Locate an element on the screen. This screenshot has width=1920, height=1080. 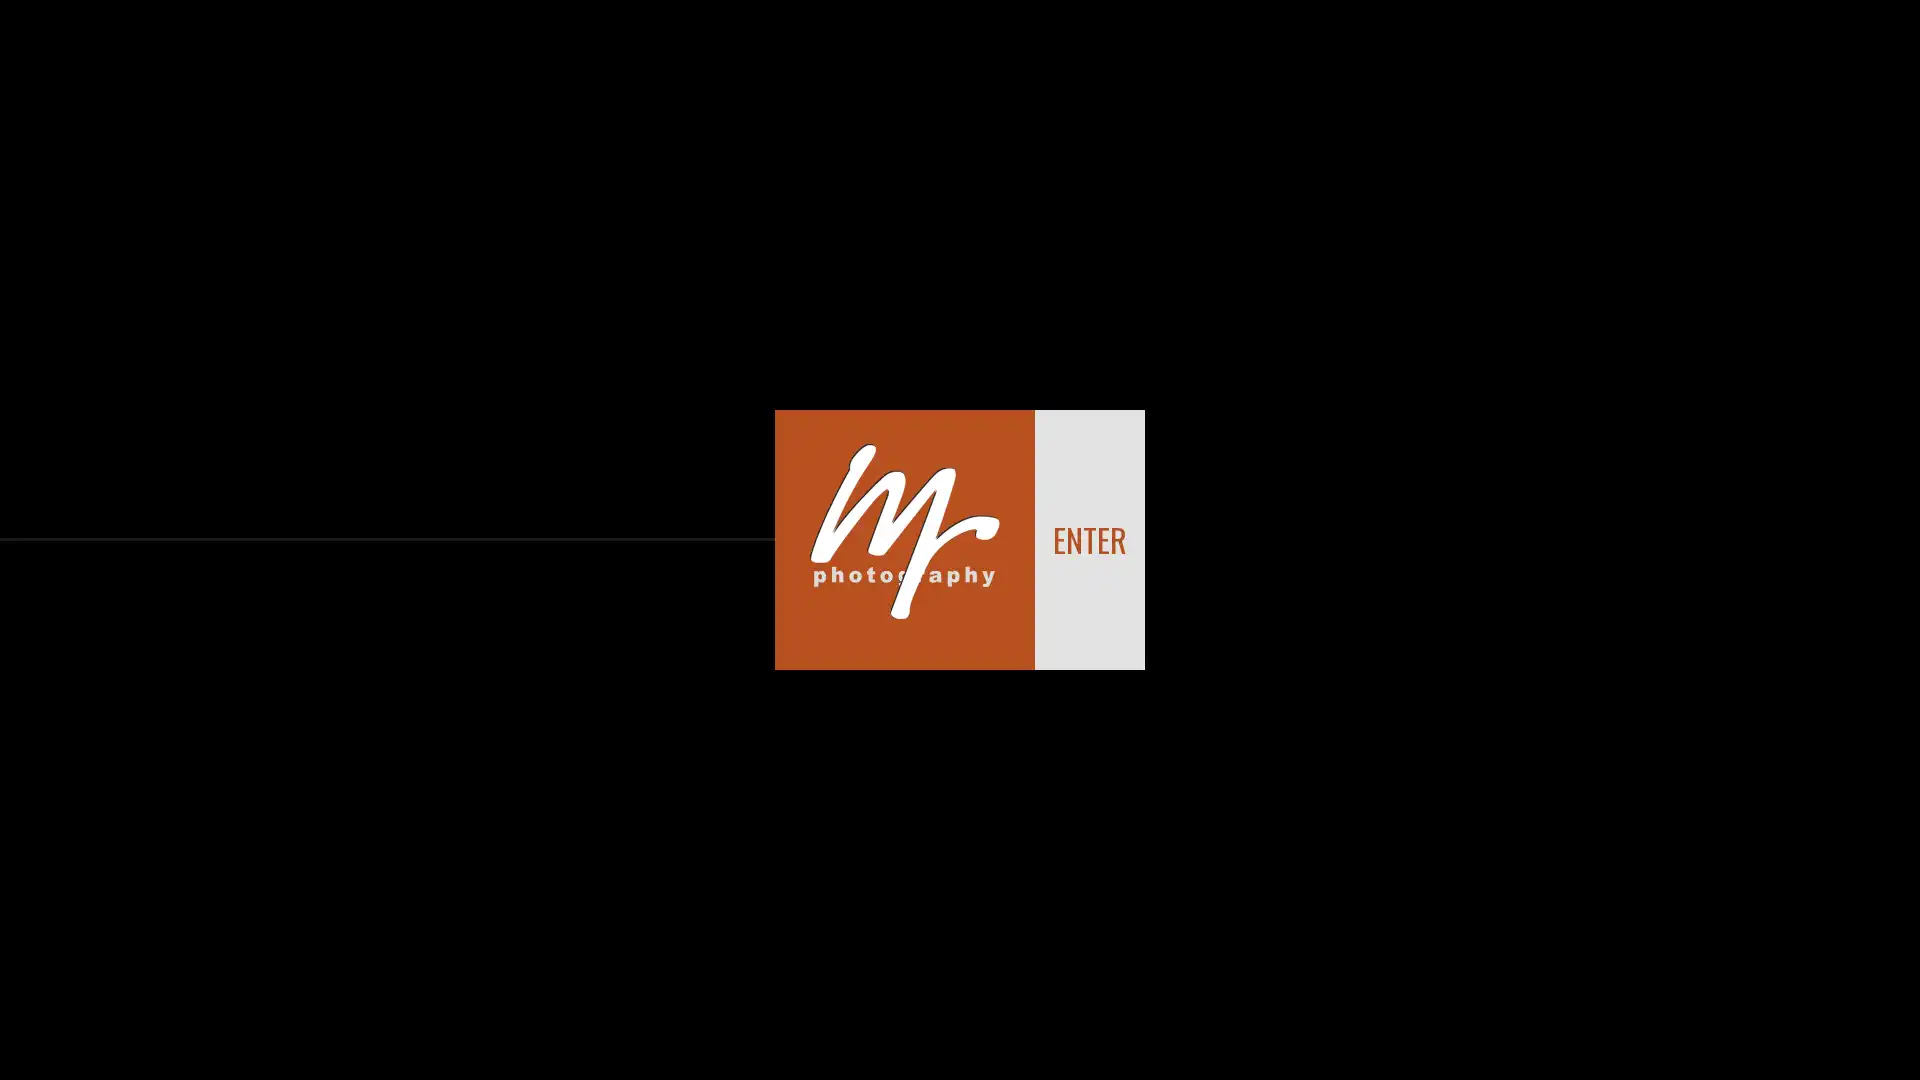
Clear is located at coordinates (636, 364).